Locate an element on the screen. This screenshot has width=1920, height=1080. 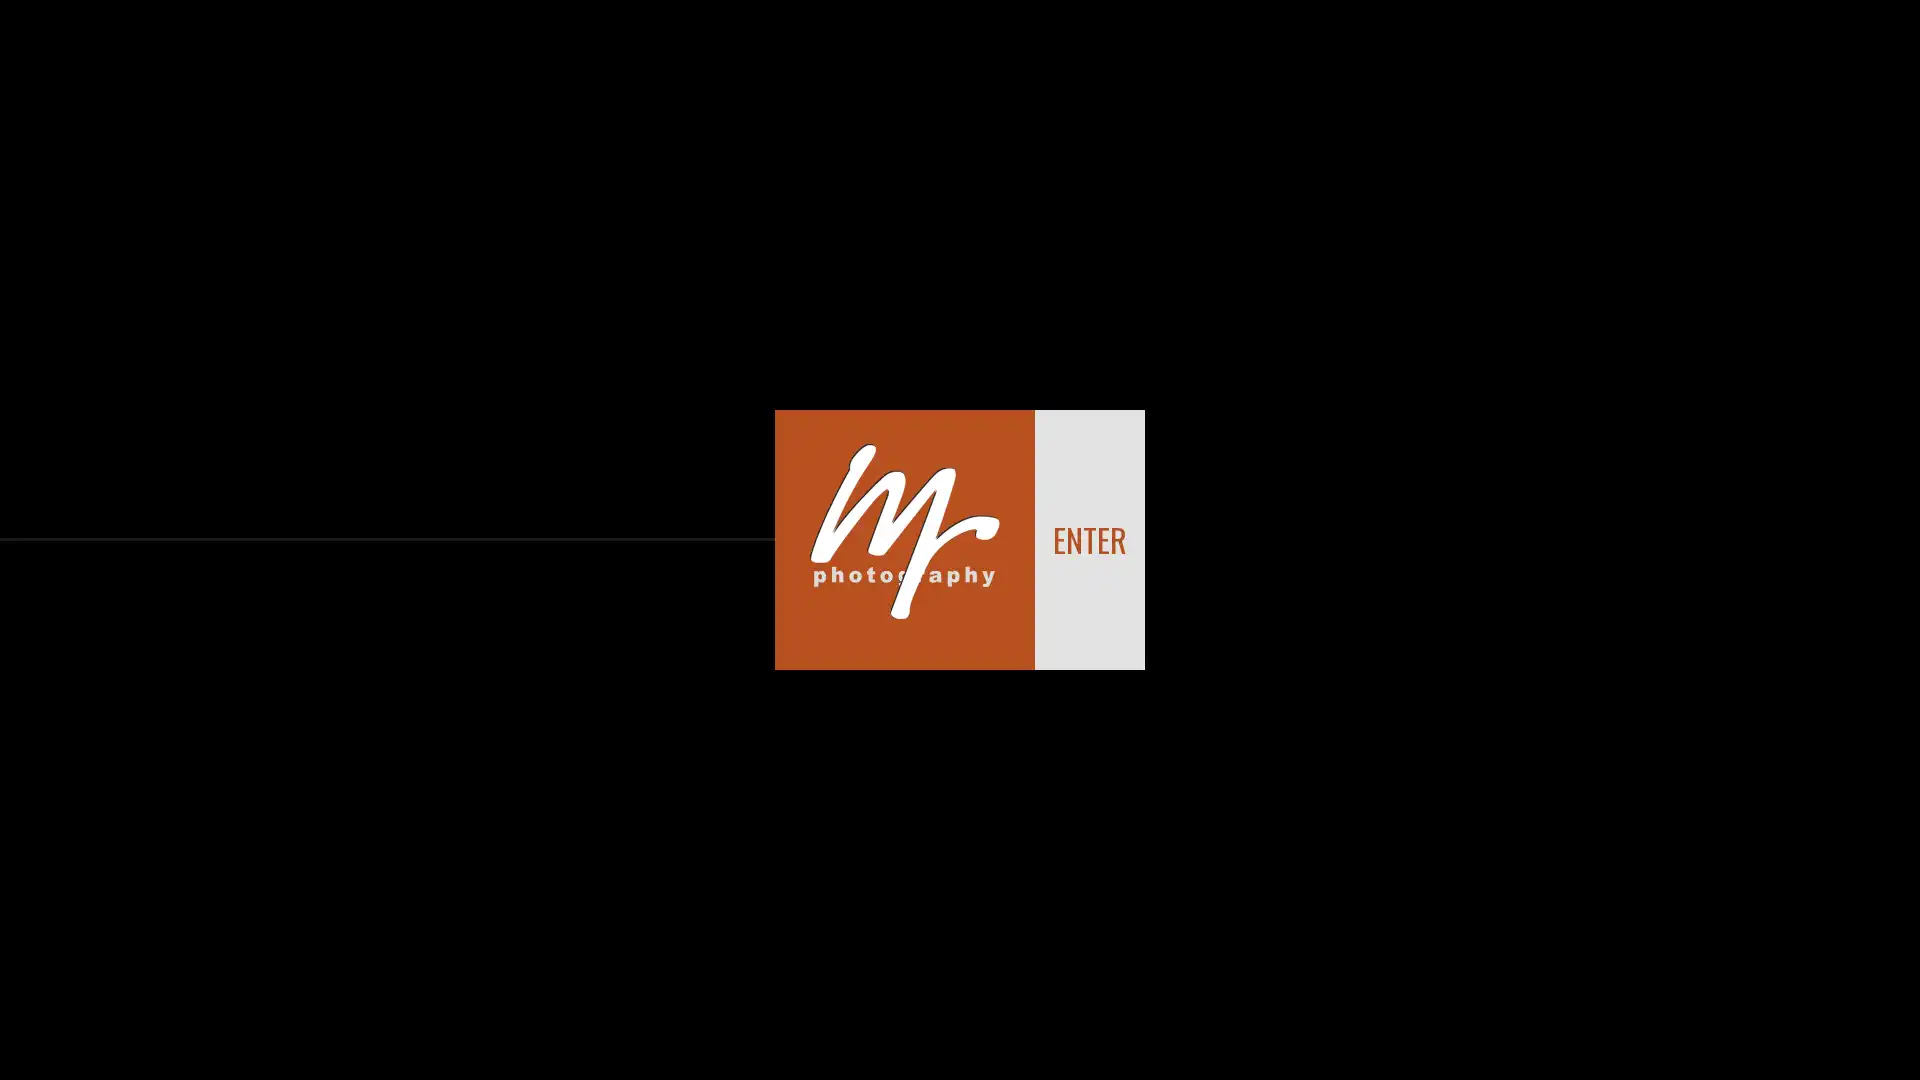
Clear is located at coordinates (636, 364).